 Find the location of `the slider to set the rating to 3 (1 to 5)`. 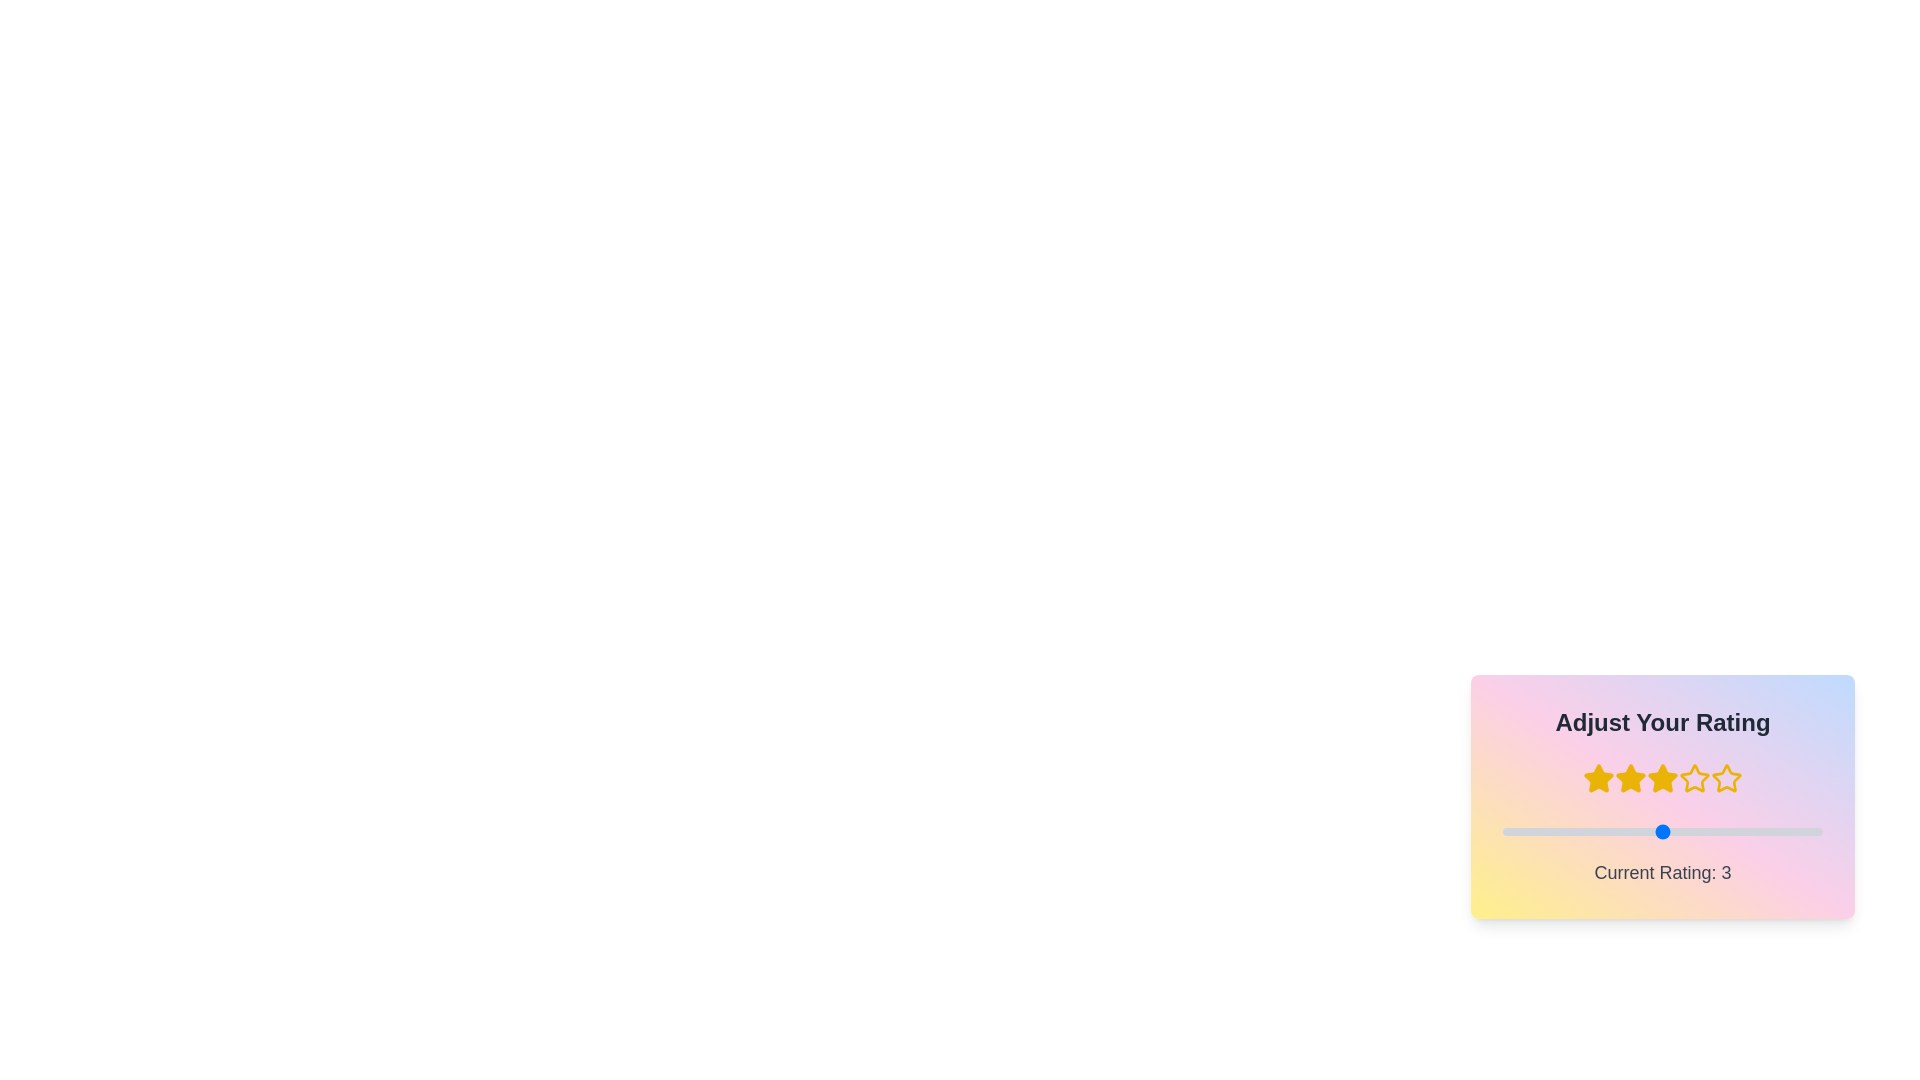

the slider to set the rating to 3 (1 to 5) is located at coordinates (1502, 832).